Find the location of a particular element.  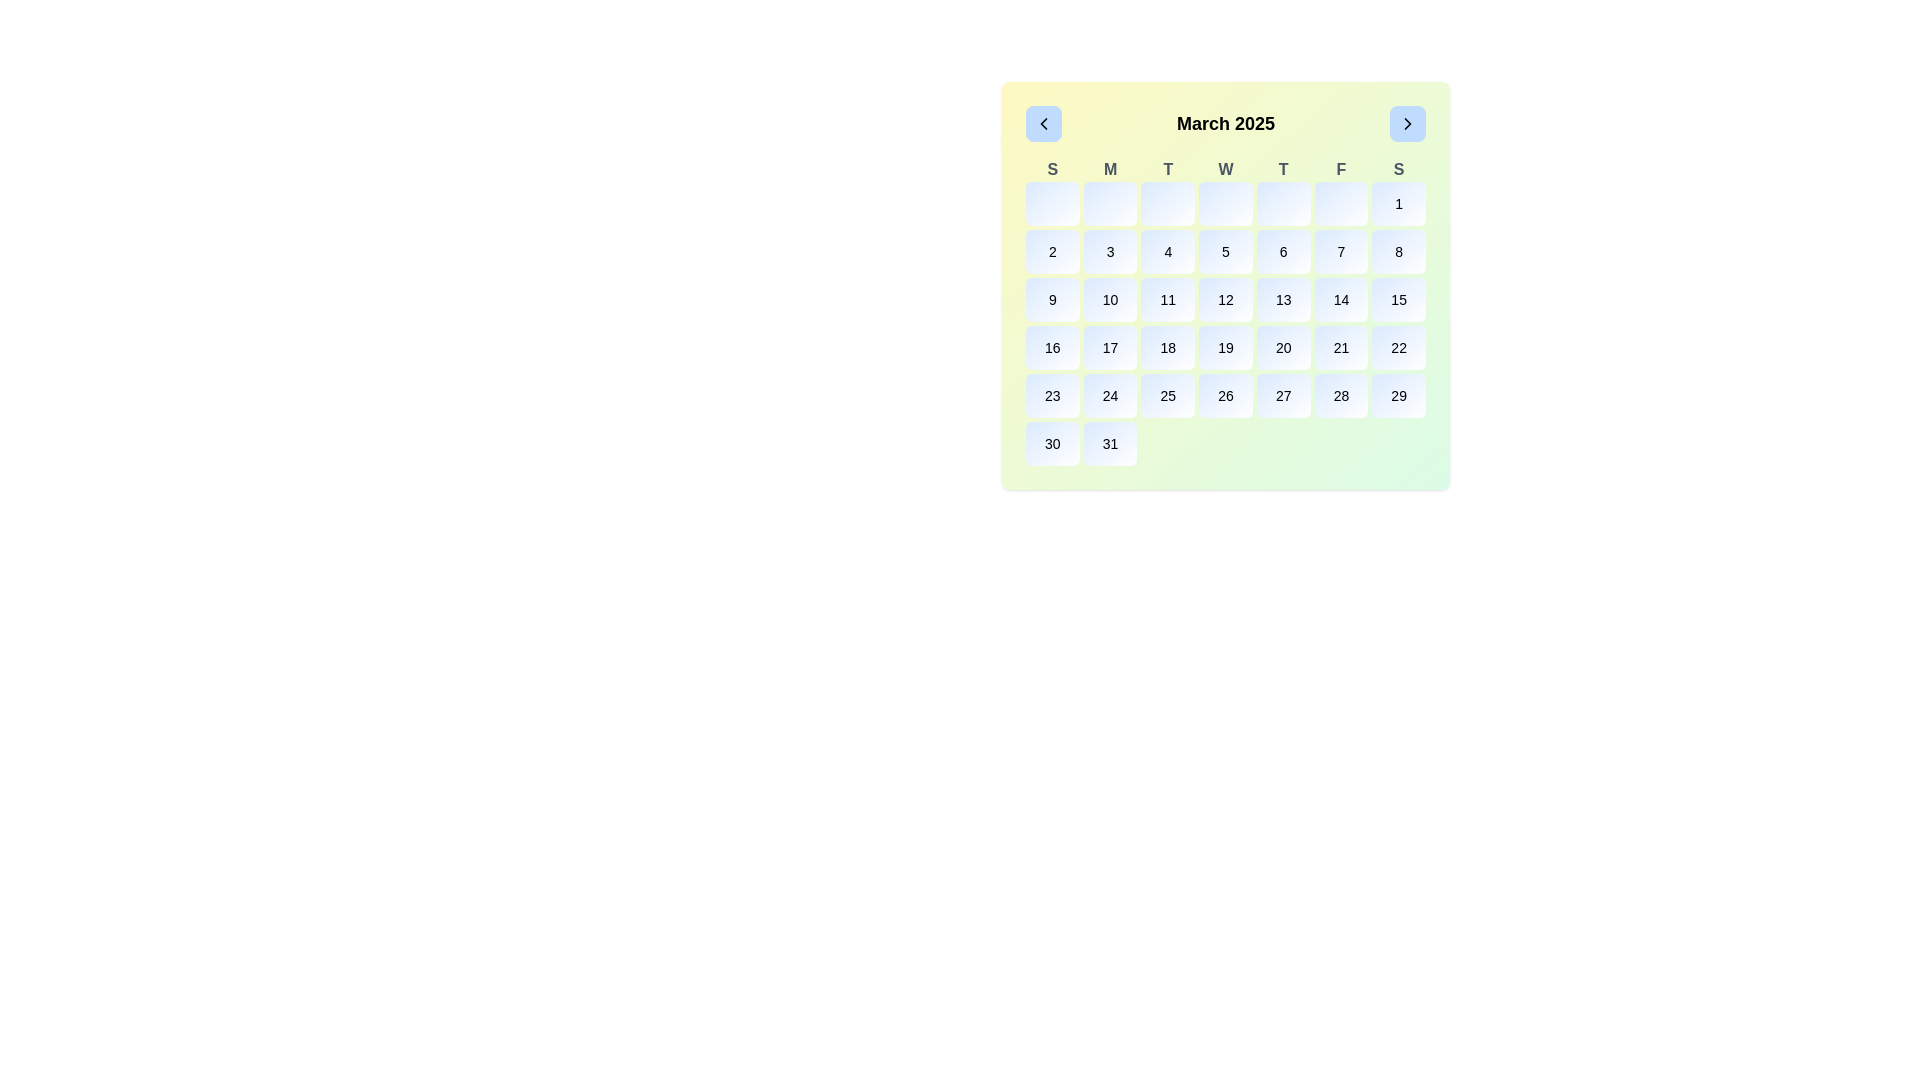

the right-facing chevron SVG icon located within the button component in the top-right corner of the calendar interface for accessibility purposes is located at coordinates (1406, 123).